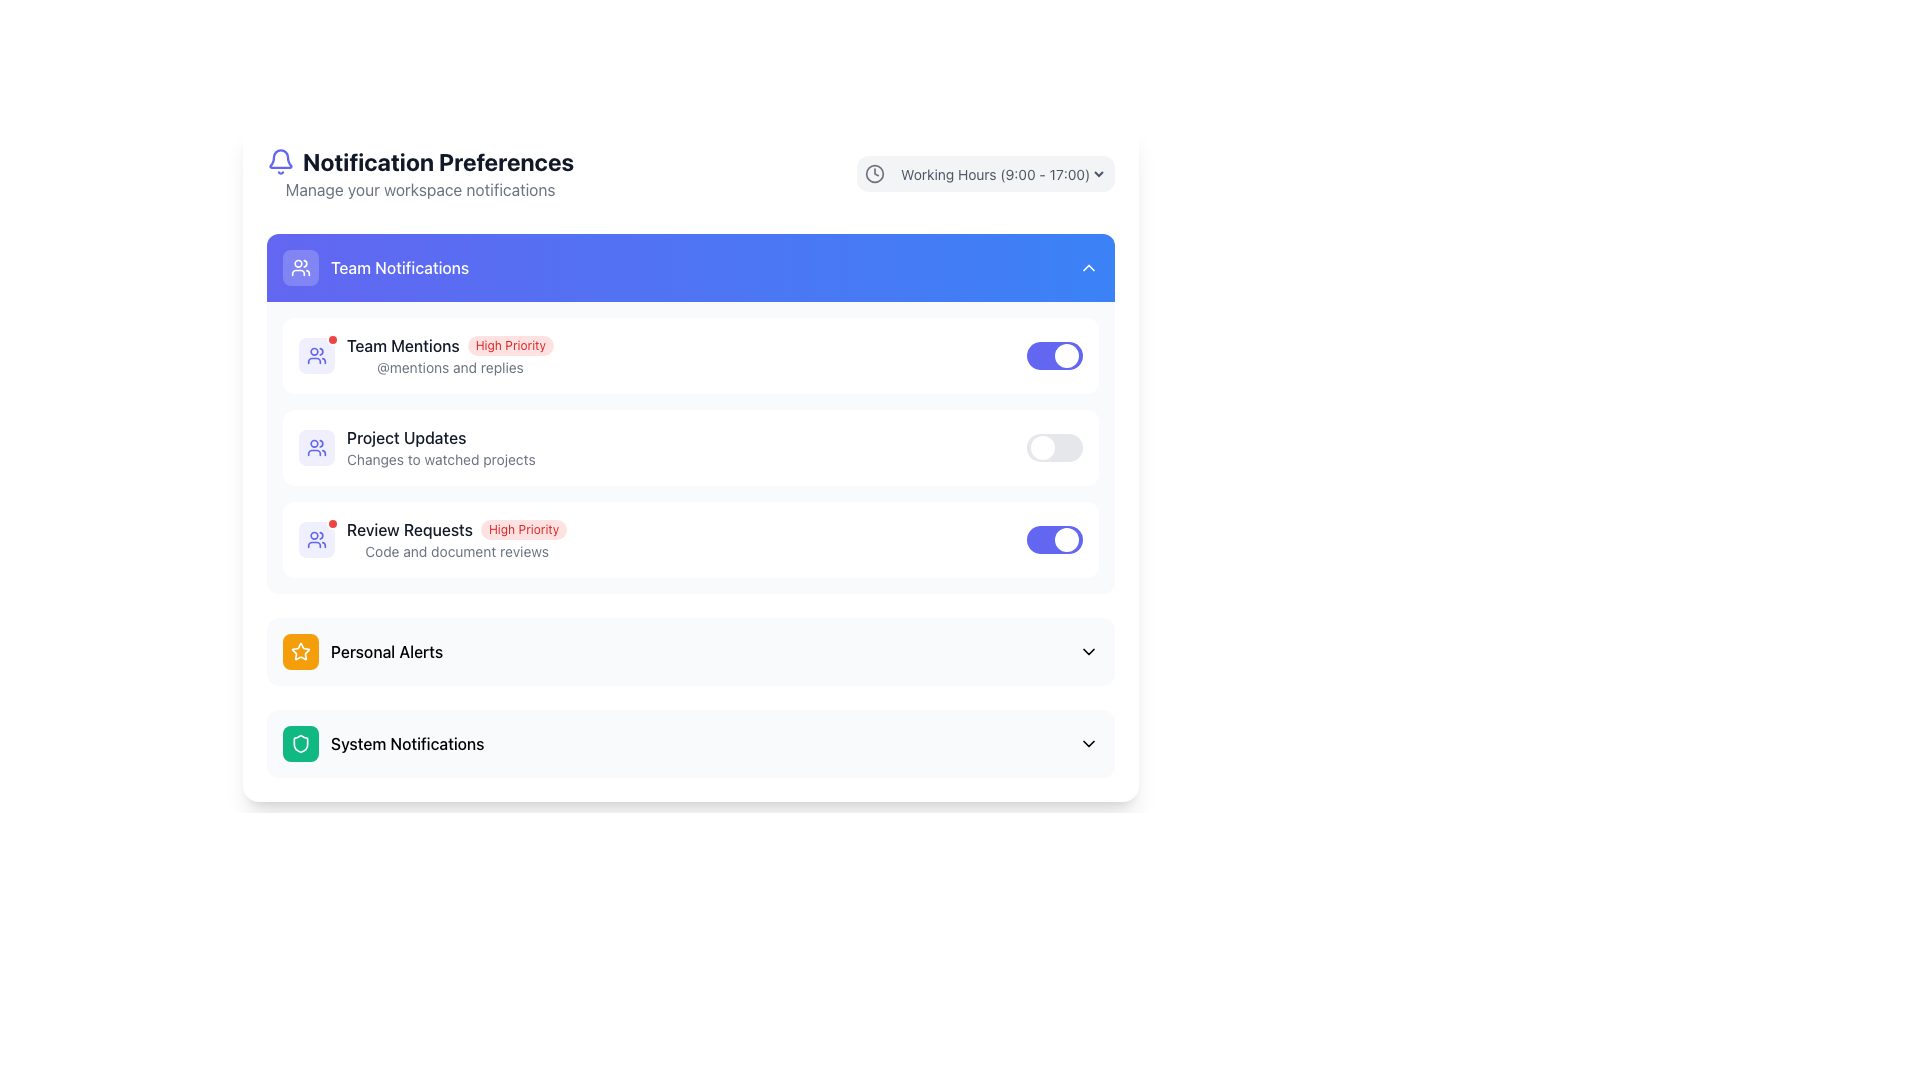 The width and height of the screenshot is (1920, 1080). I want to click on the text label displaying '@mentions and replies', which is styled in gray and positioned below the 'Team Mentions High Priority' heading within the 'Team Notifications' section, so click(449, 367).